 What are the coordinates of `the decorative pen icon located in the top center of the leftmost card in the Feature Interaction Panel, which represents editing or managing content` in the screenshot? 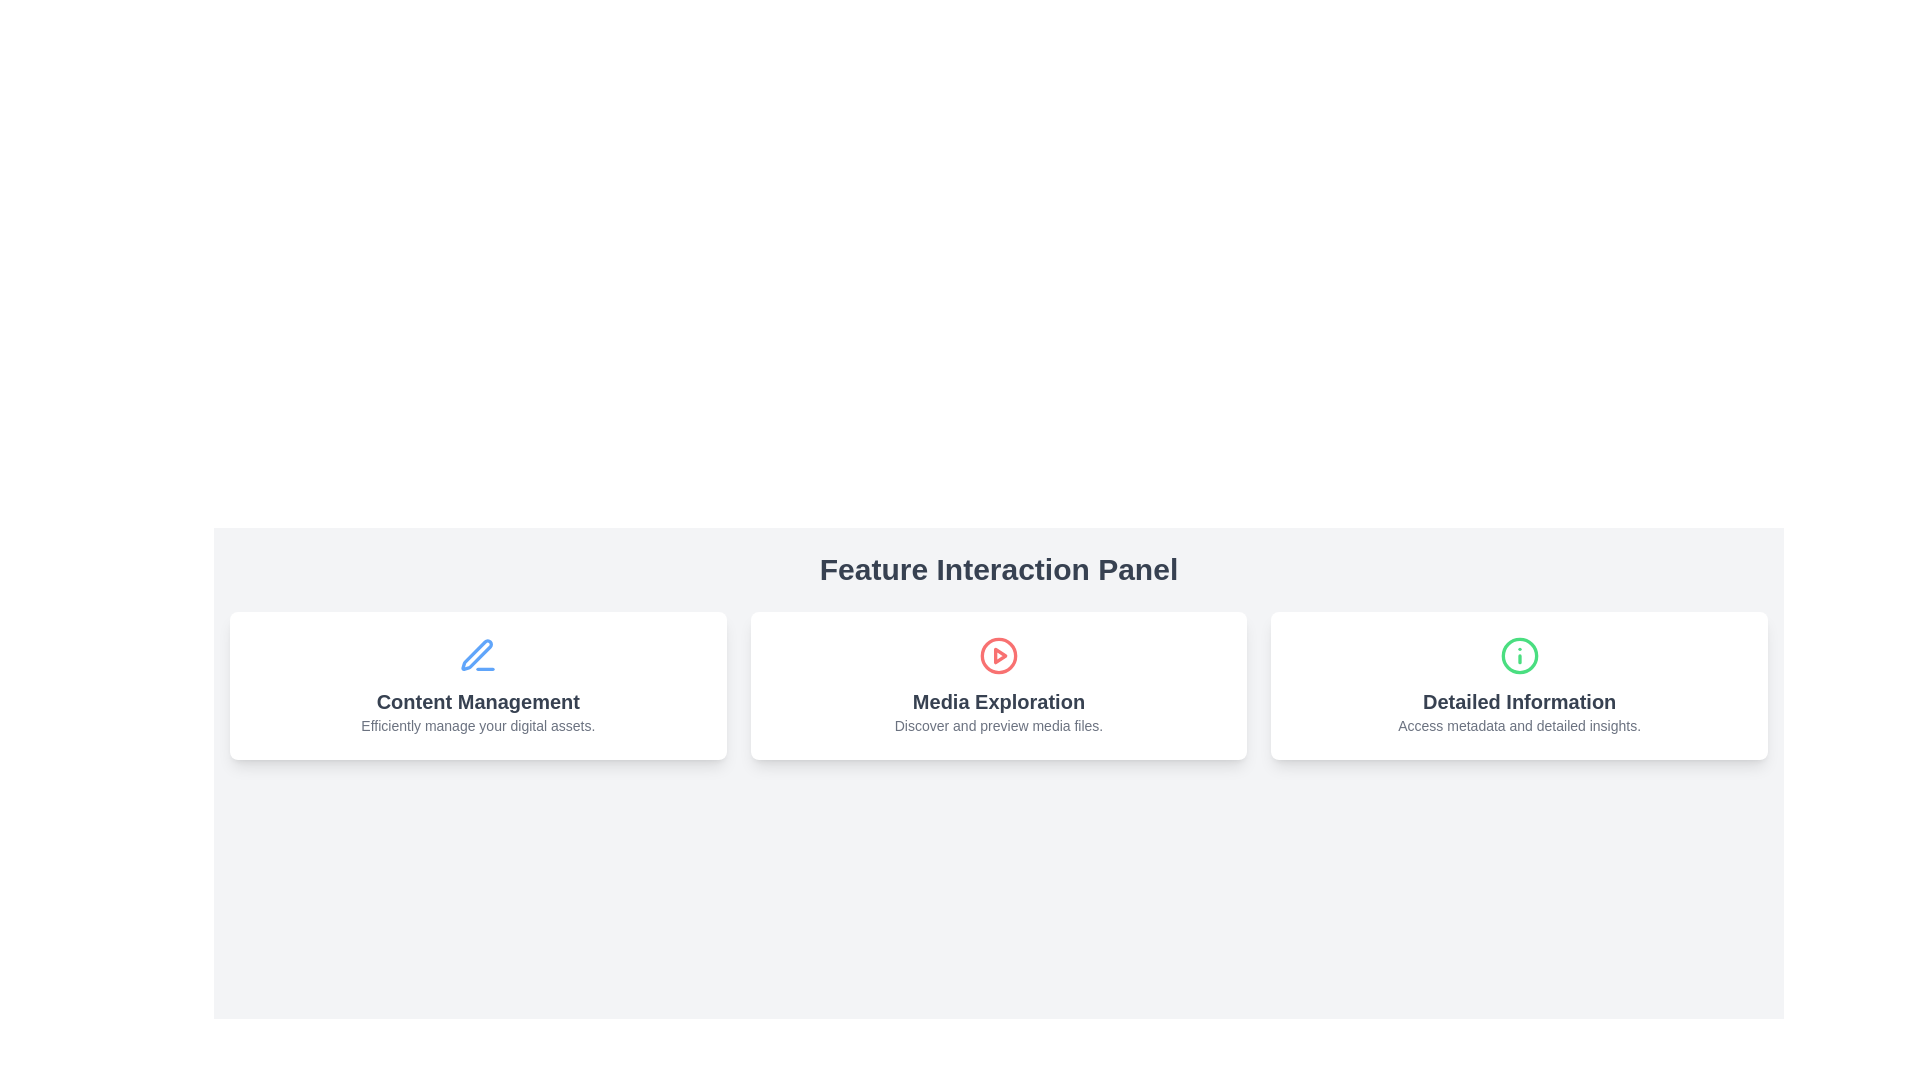 It's located at (476, 655).